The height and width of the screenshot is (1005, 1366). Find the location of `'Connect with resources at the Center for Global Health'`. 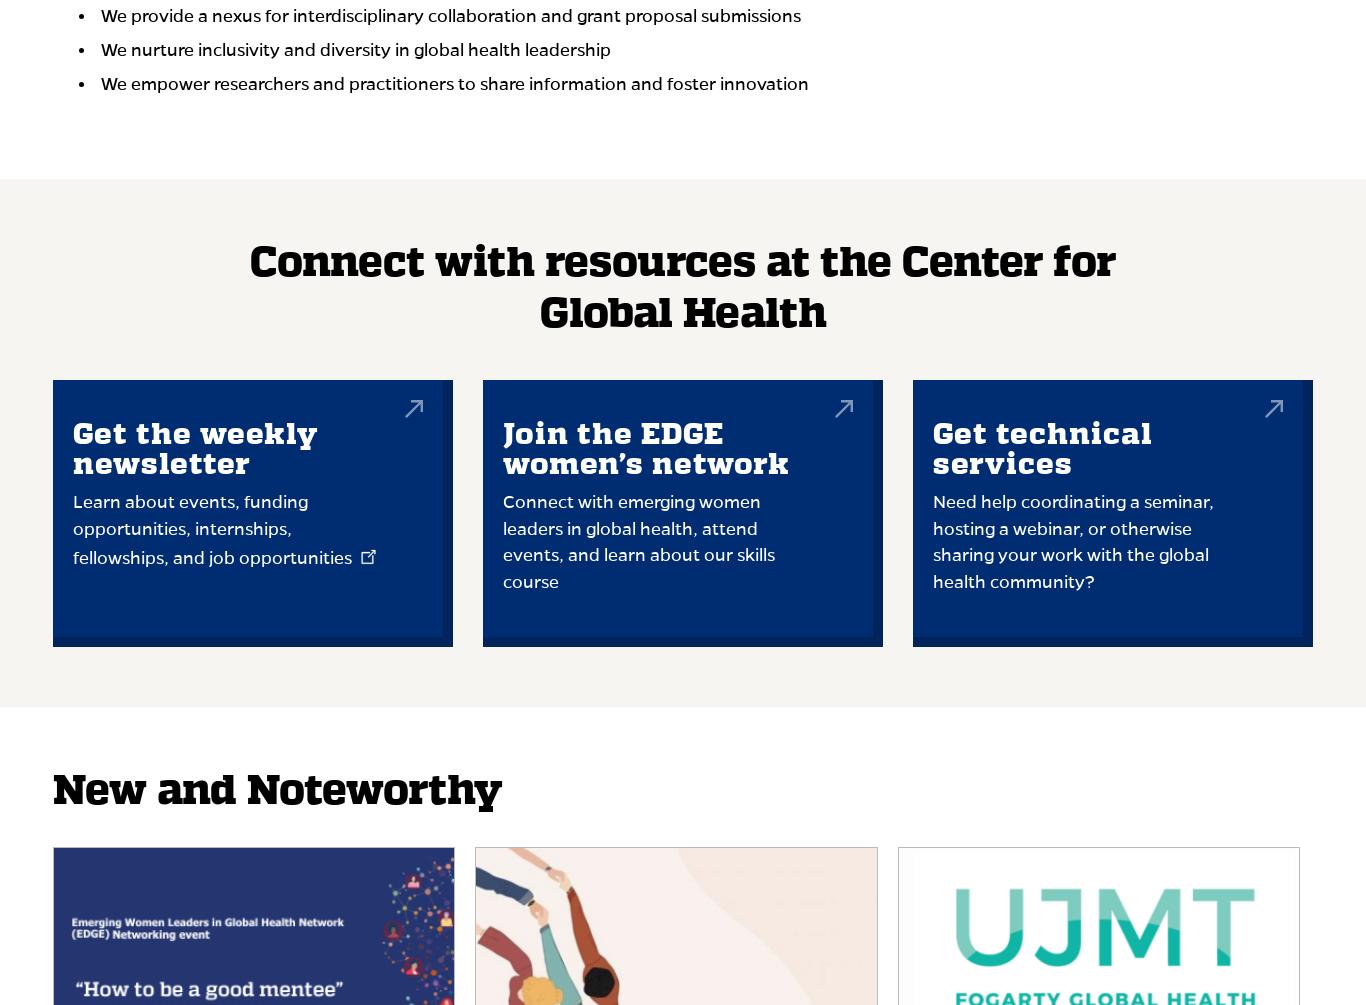

'Connect with resources at the Center for Global Health' is located at coordinates (249, 288).